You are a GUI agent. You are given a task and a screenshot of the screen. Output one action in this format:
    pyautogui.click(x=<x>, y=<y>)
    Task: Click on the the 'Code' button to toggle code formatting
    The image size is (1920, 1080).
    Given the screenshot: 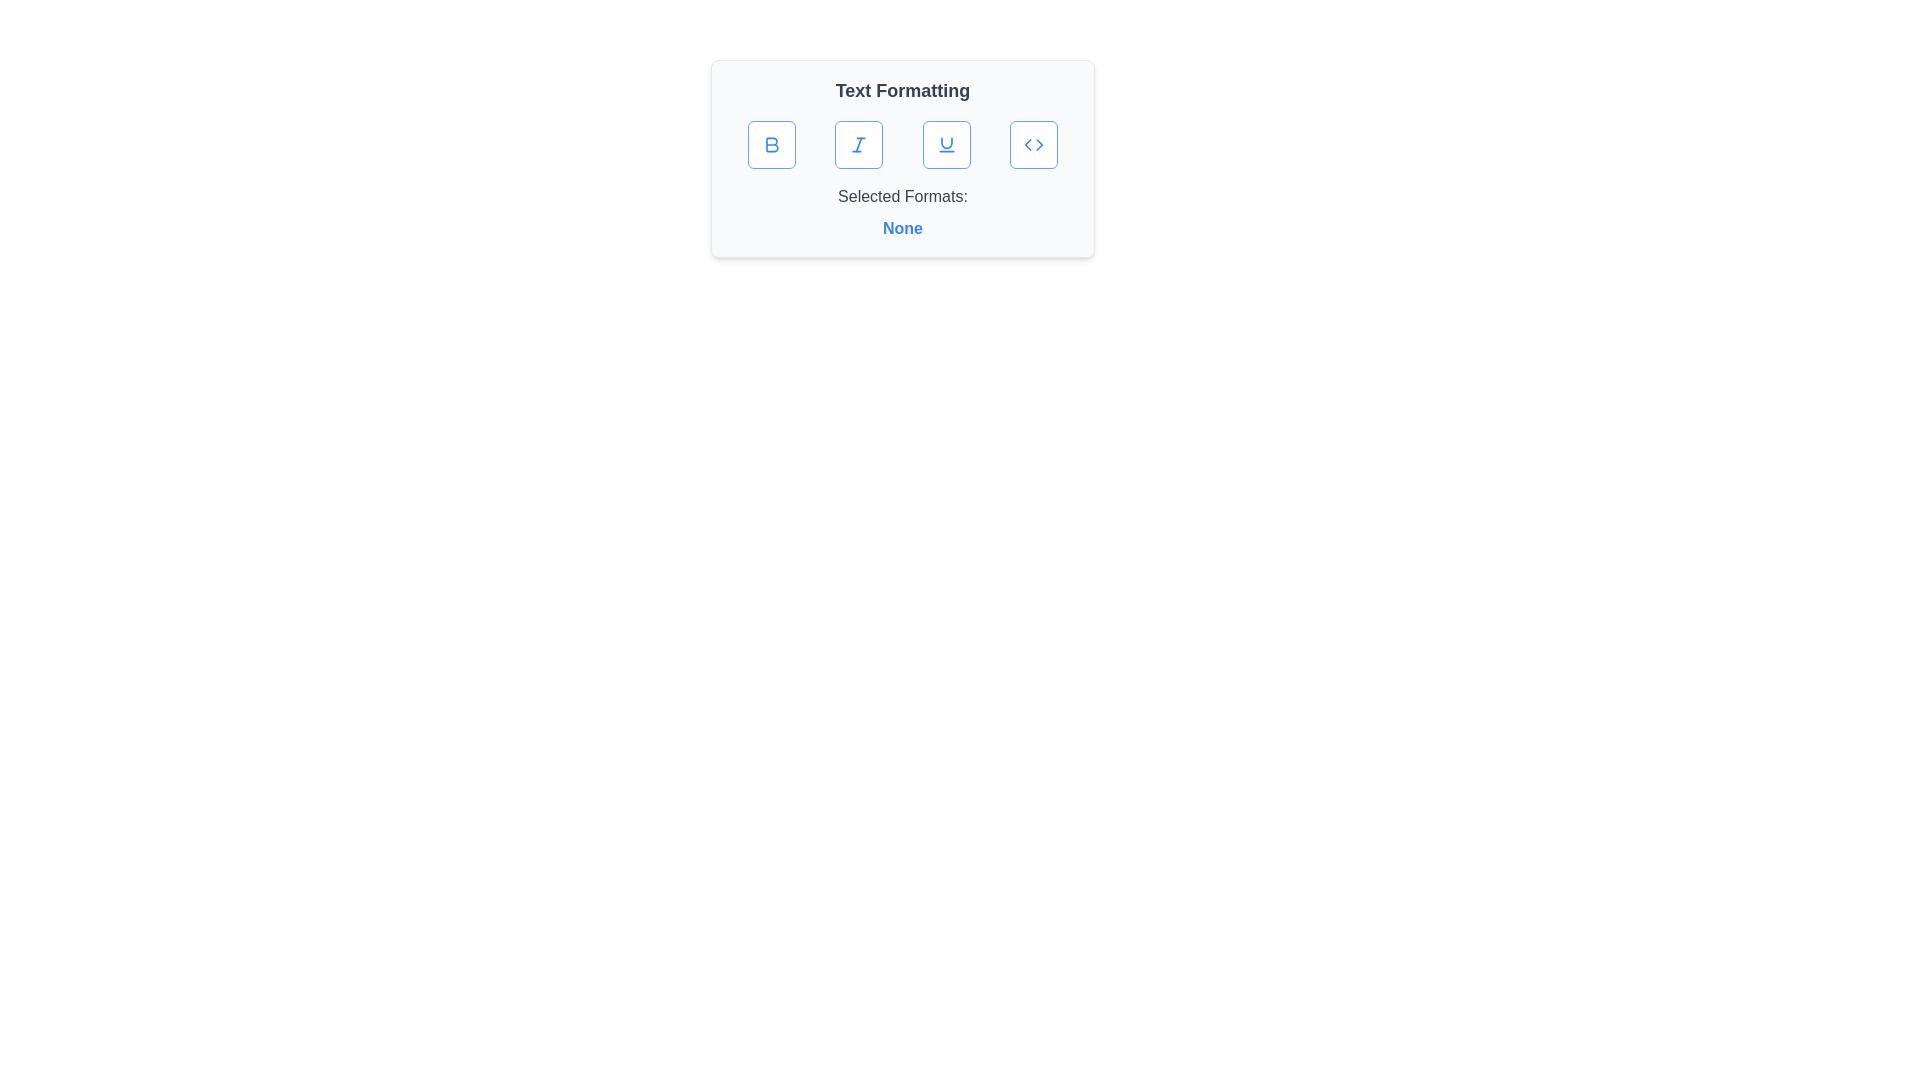 What is the action you would take?
    pyautogui.click(x=1034, y=144)
    